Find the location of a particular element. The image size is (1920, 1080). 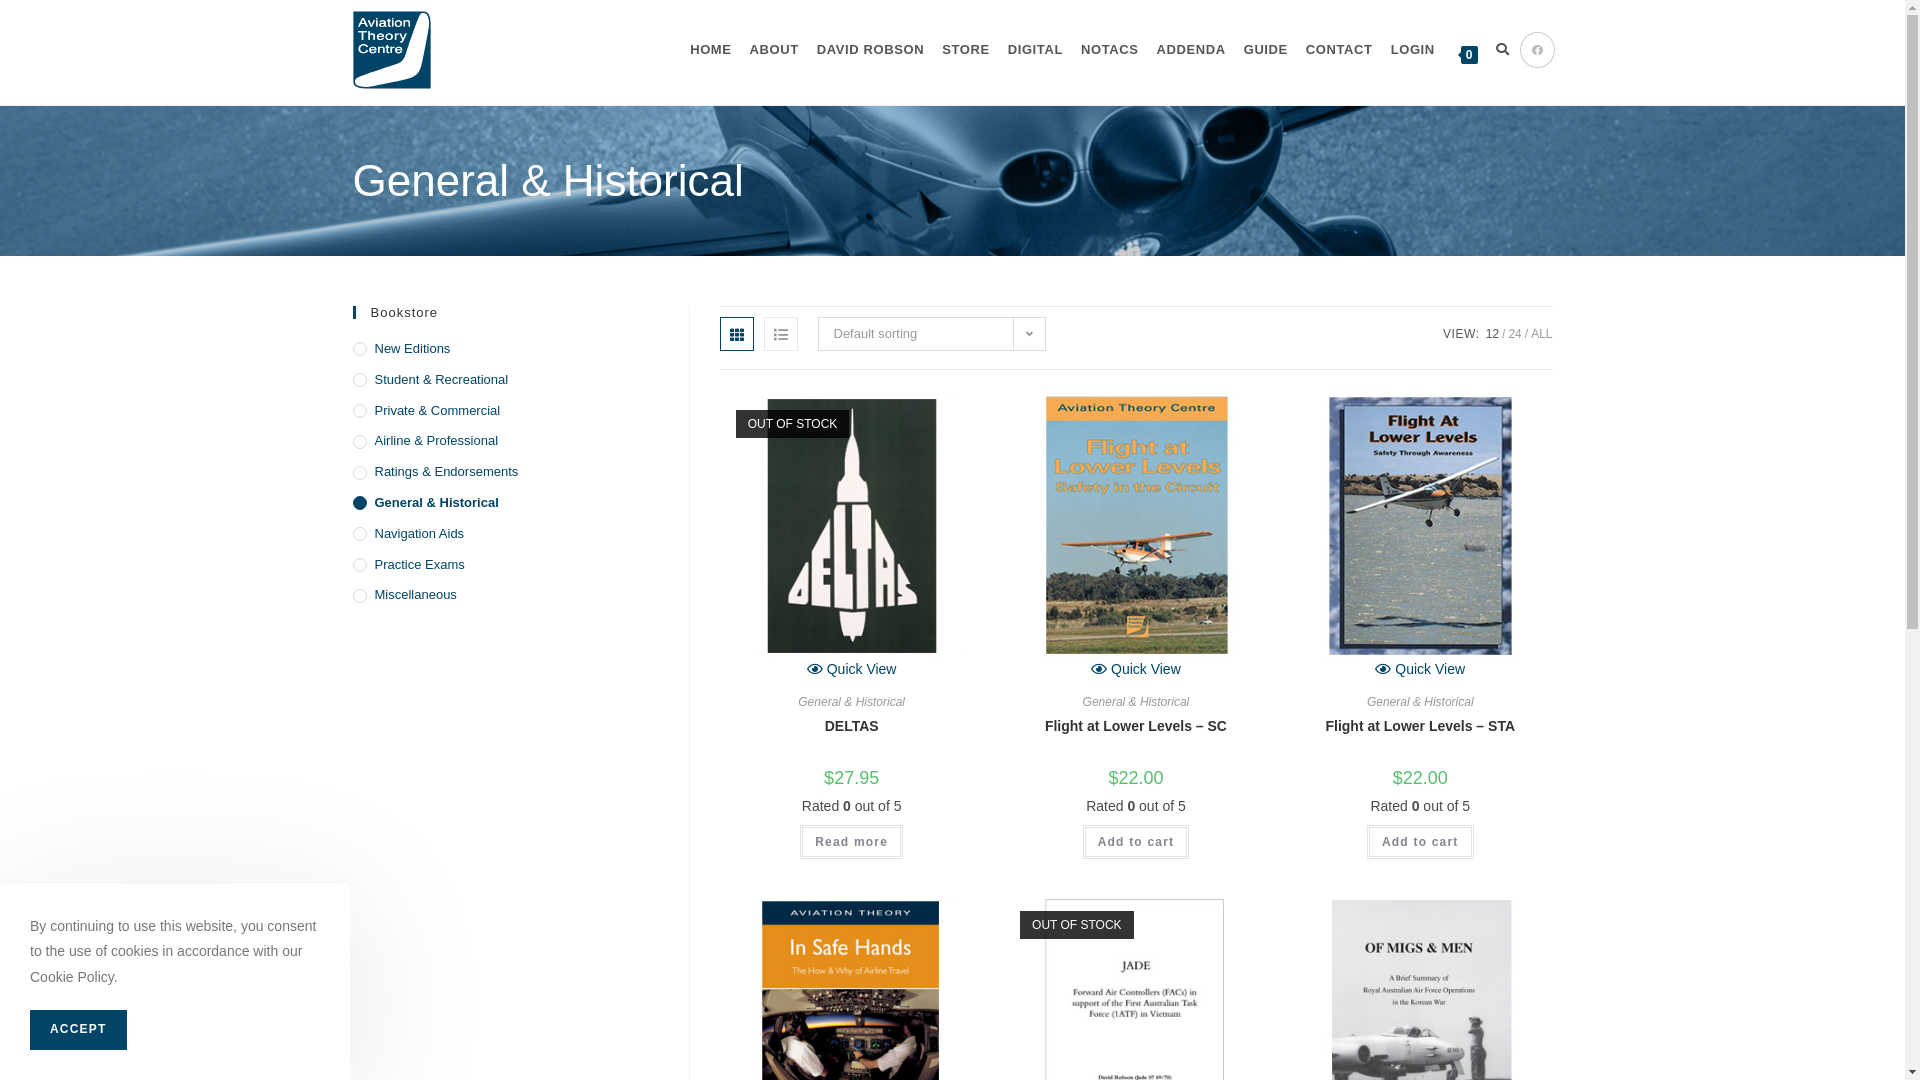

'ABOUT' is located at coordinates (773, 49).